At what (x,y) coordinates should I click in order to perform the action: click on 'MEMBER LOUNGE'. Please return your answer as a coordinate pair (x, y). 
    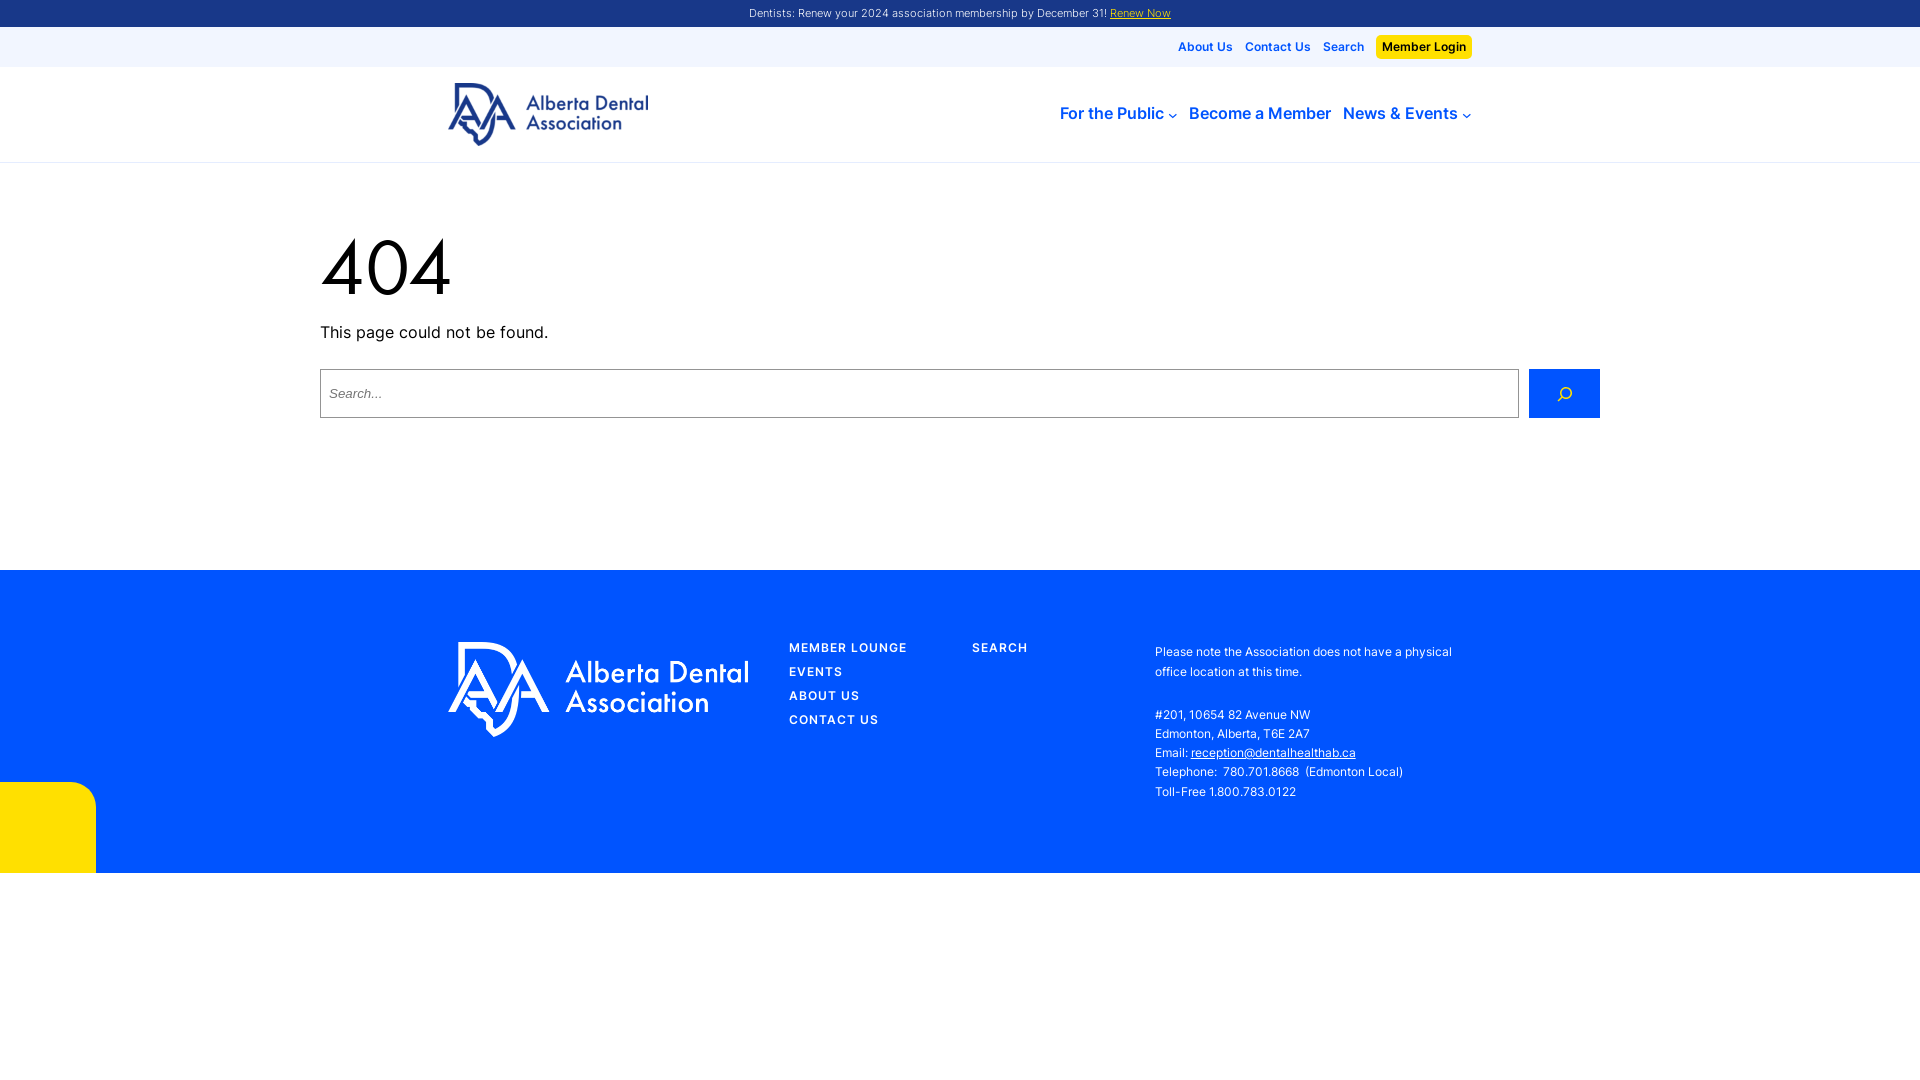
    Looking at the image, I should click on (848, 648).